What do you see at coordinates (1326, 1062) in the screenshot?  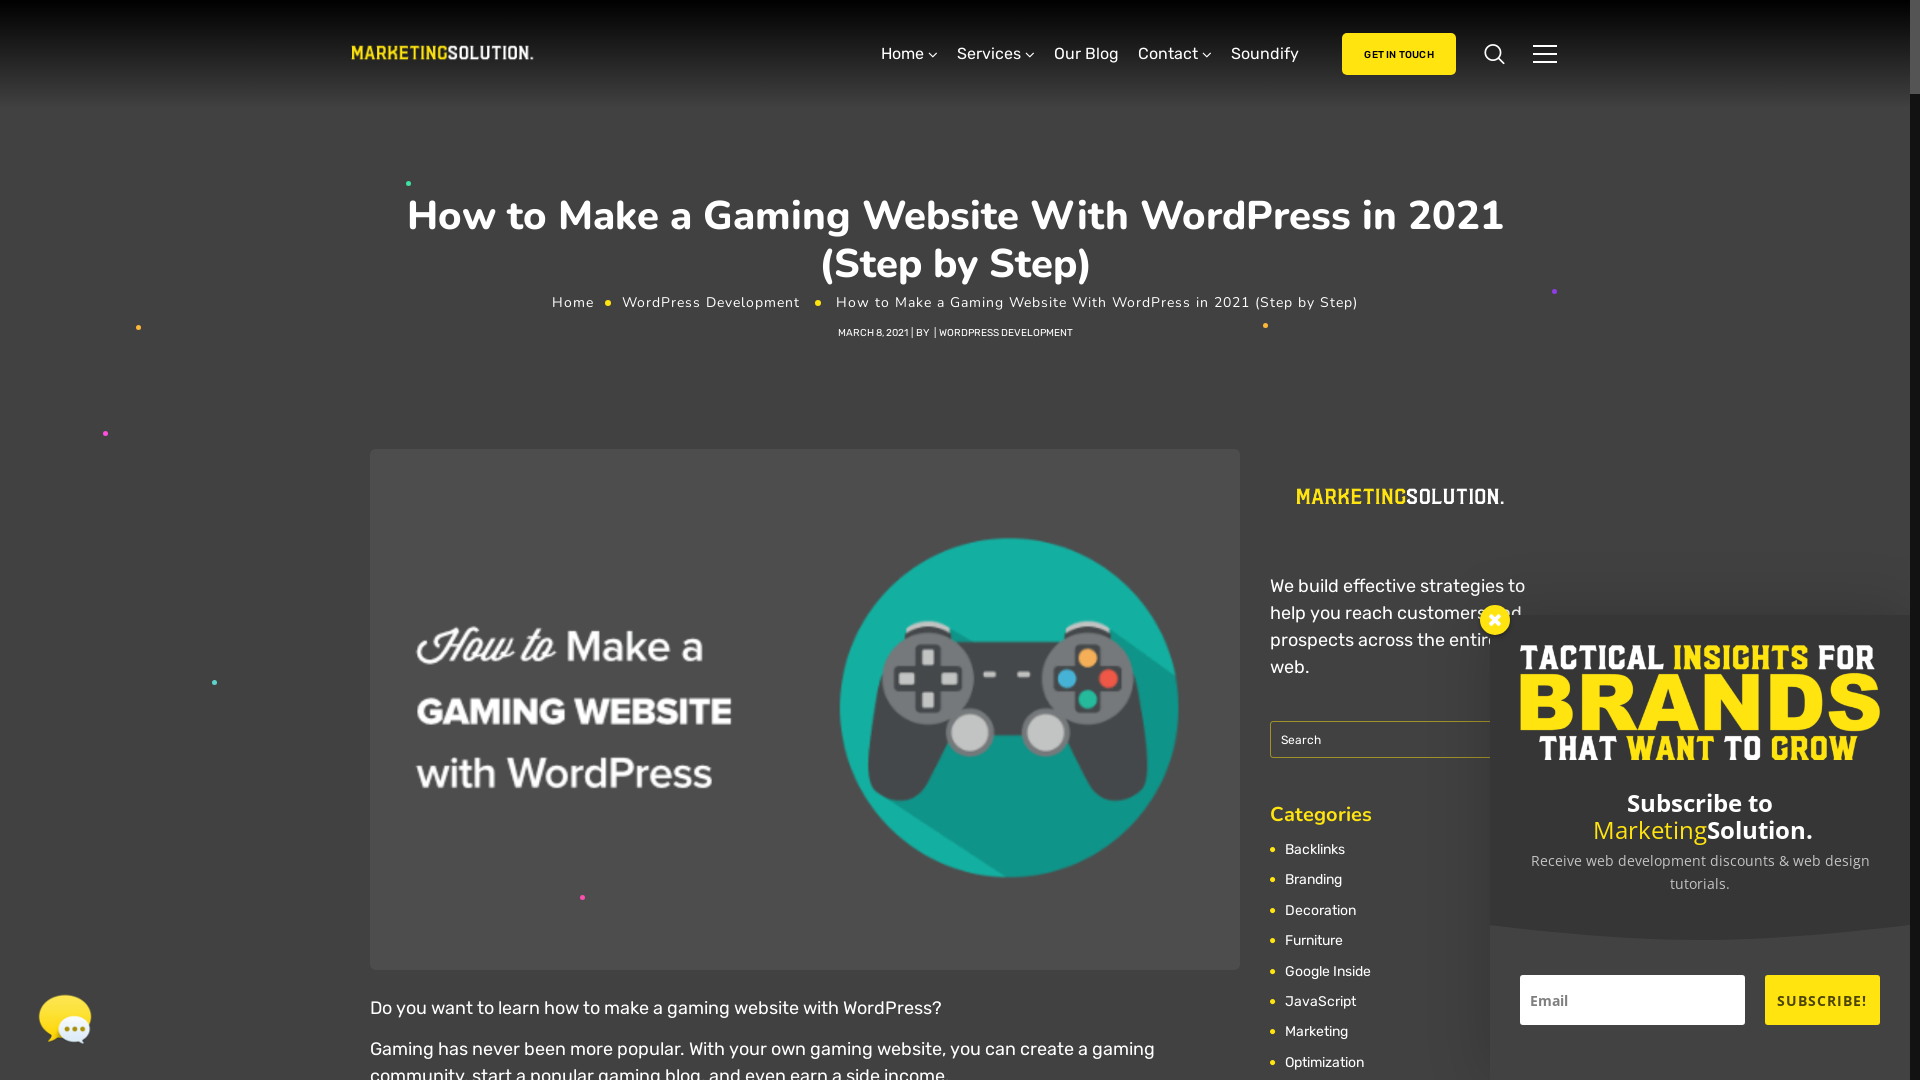 I see `'Optimization'` at bounding box center [1326, 1062].